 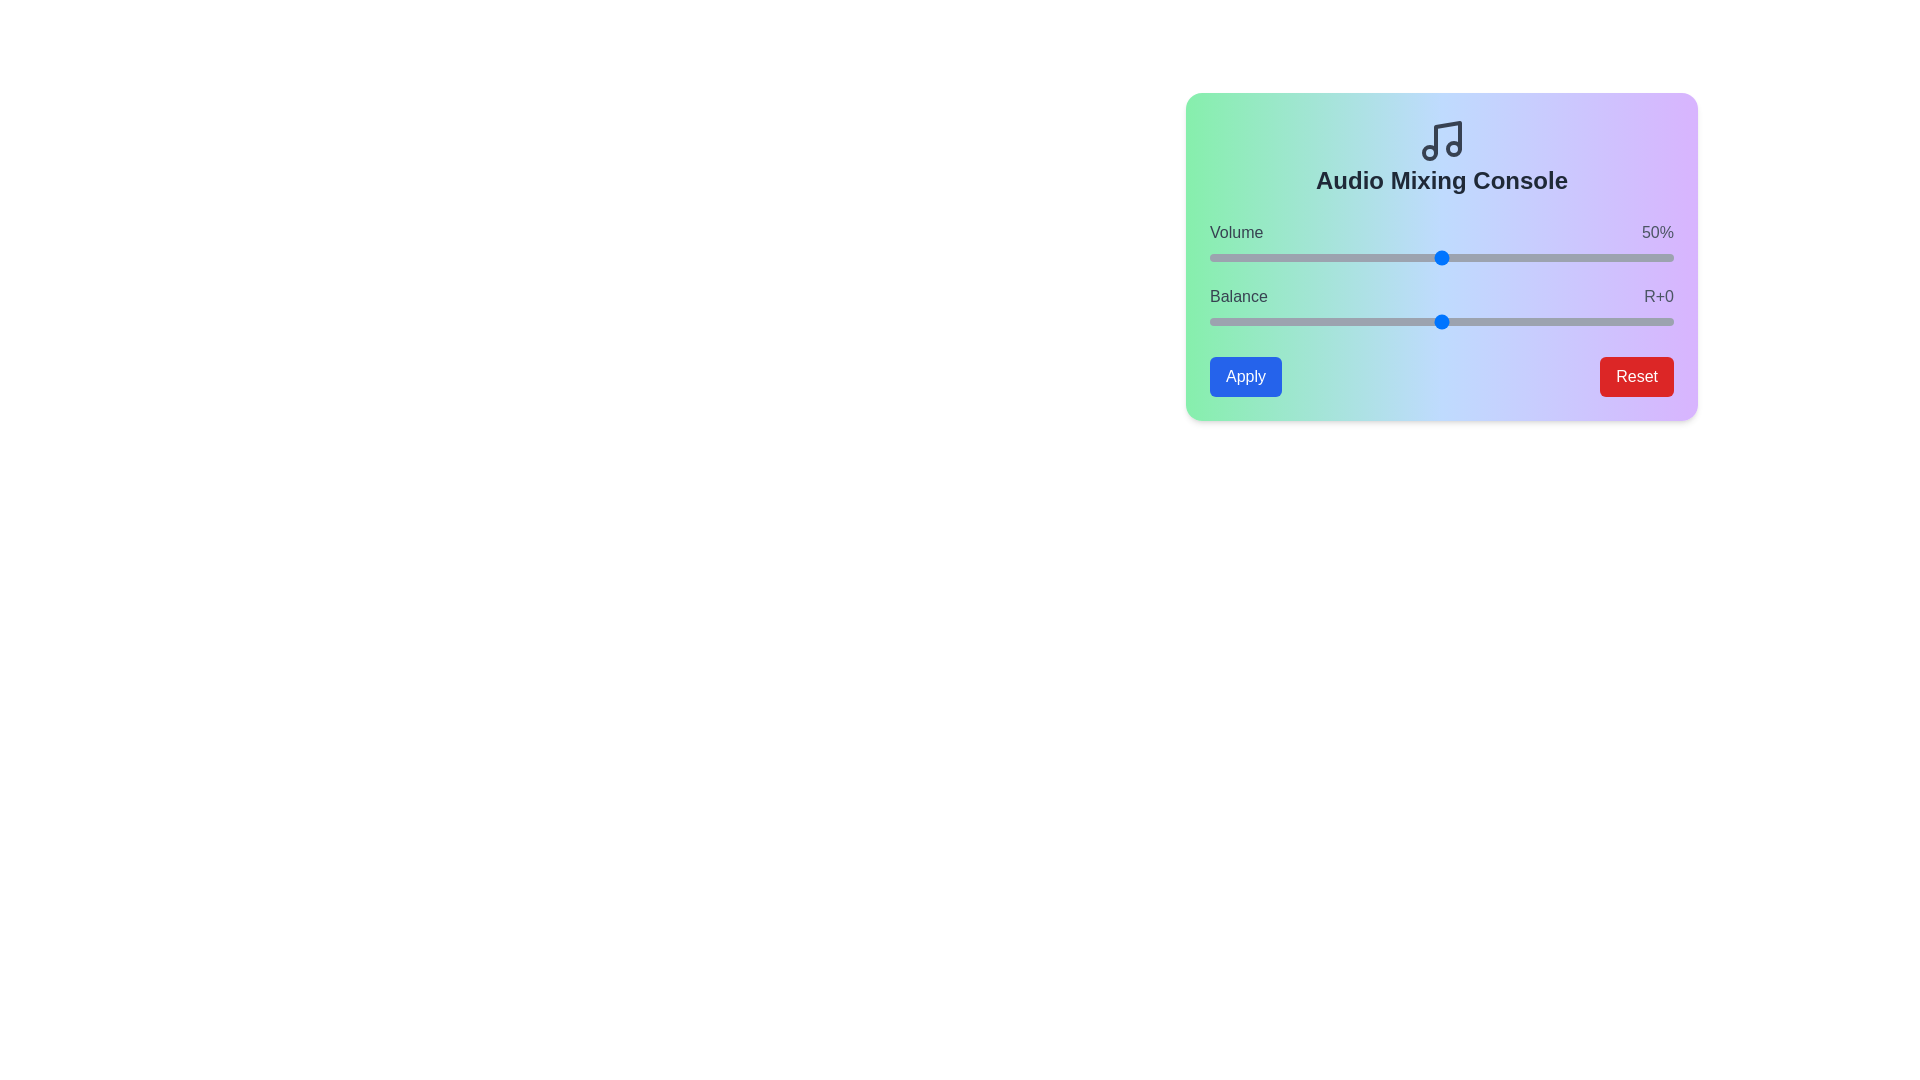 I want to click on balance, so click(x=1552, y=320).